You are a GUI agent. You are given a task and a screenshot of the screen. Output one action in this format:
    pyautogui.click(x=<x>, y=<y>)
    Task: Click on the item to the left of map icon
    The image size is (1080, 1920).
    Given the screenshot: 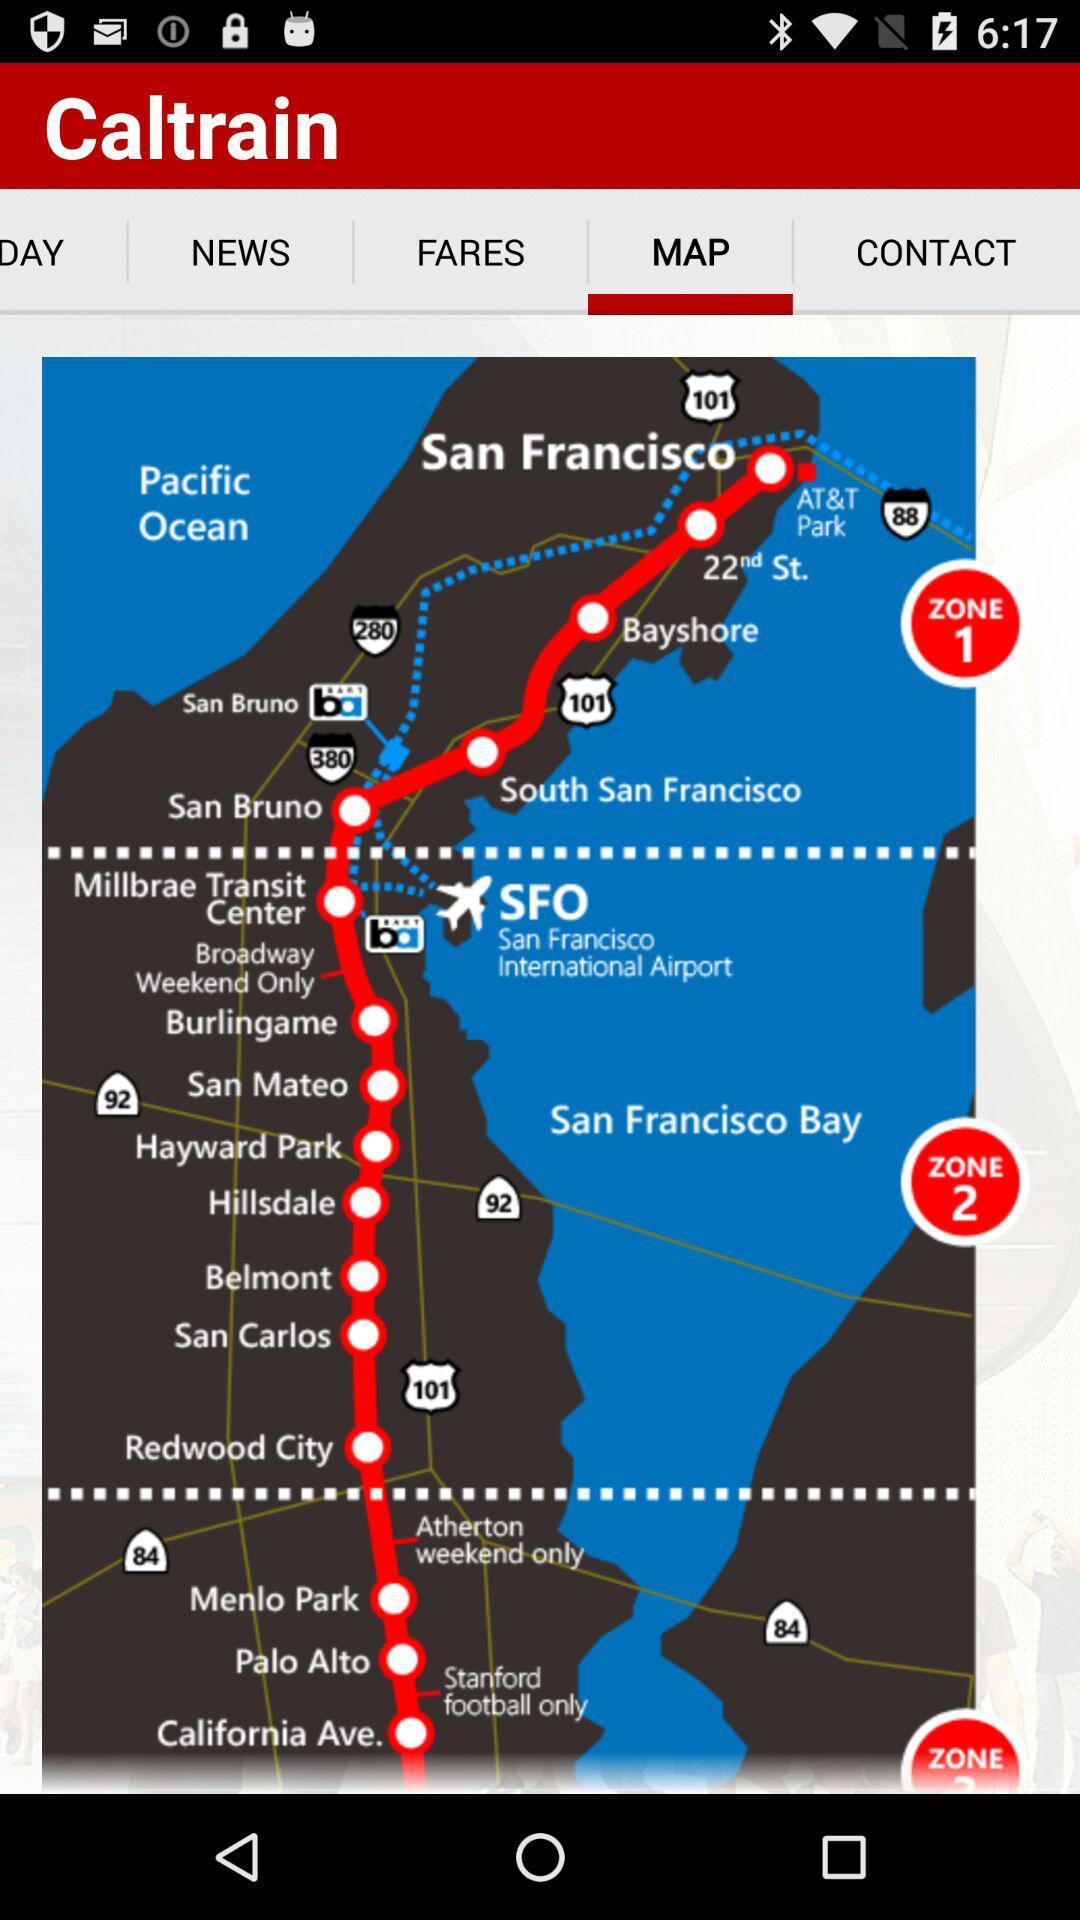 What is the action you would take?
    pyautogui.click(x=470, y=251)
    